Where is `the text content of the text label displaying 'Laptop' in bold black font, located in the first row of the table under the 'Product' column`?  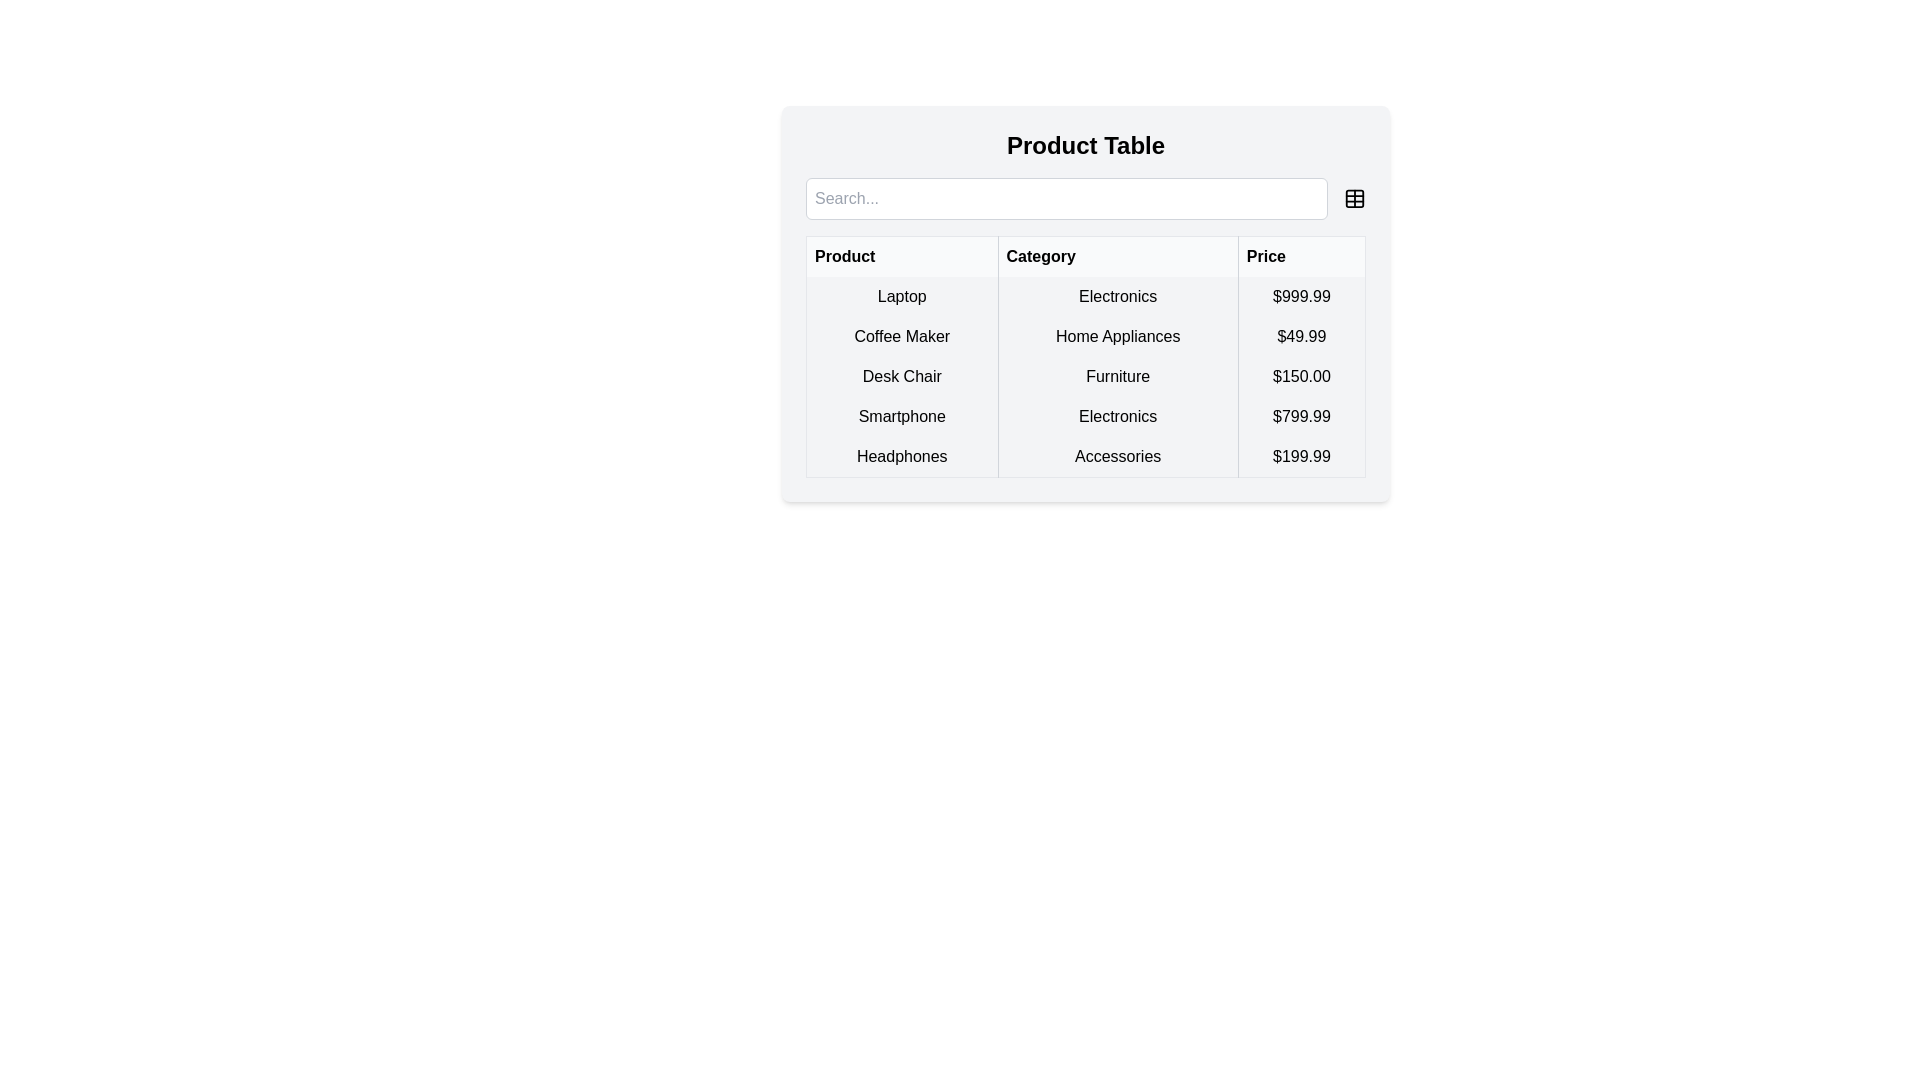 the text content of the text label displaying 'Laptop' in bold black font, located in the first row of the table under the 'Product' column is located at coordinates (901, 297).